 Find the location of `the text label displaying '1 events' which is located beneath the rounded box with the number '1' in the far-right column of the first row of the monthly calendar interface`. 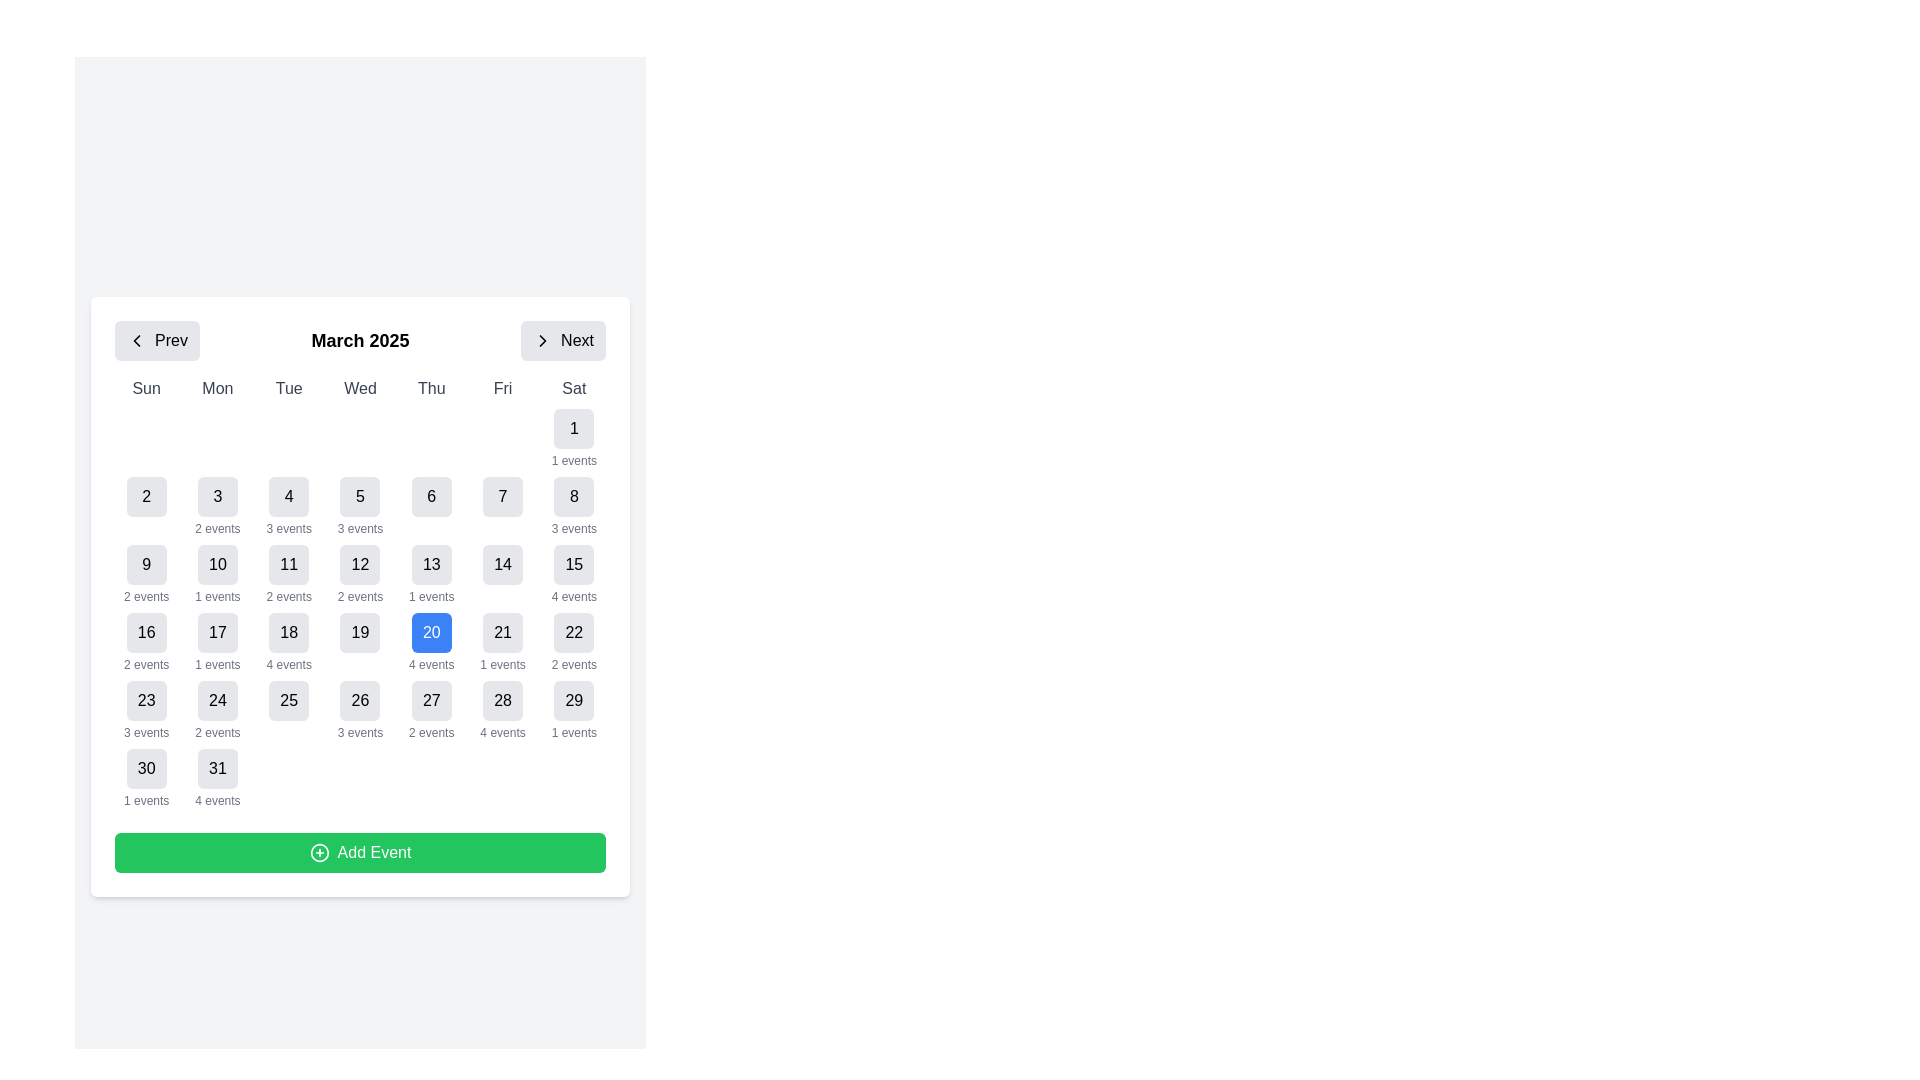

the text label displaying '1 events' which is located beneath the rounded box with the number '1' in the far-right column of the first row of the monthly calendar interface is located at coordinates (217, 596).